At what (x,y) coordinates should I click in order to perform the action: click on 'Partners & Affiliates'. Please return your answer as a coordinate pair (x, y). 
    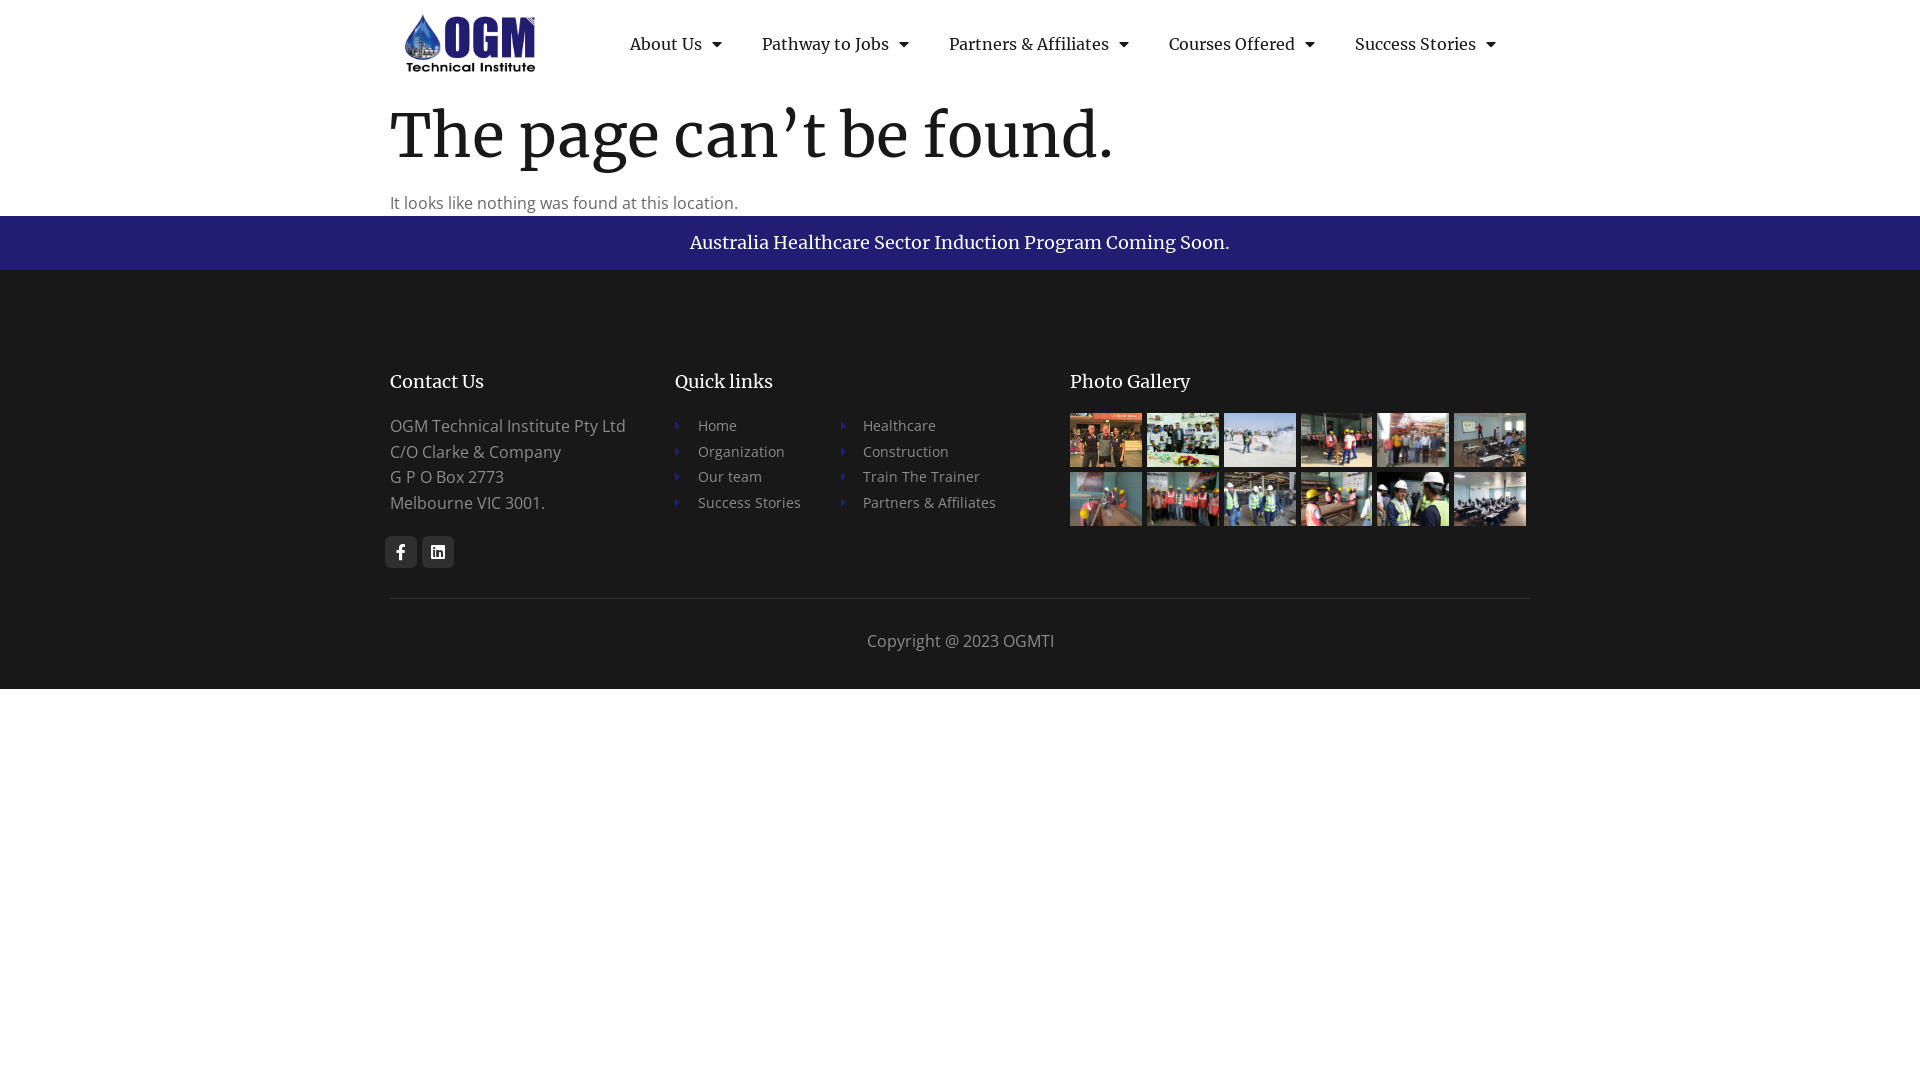
    Looking at the image, I should click on (928, 44).